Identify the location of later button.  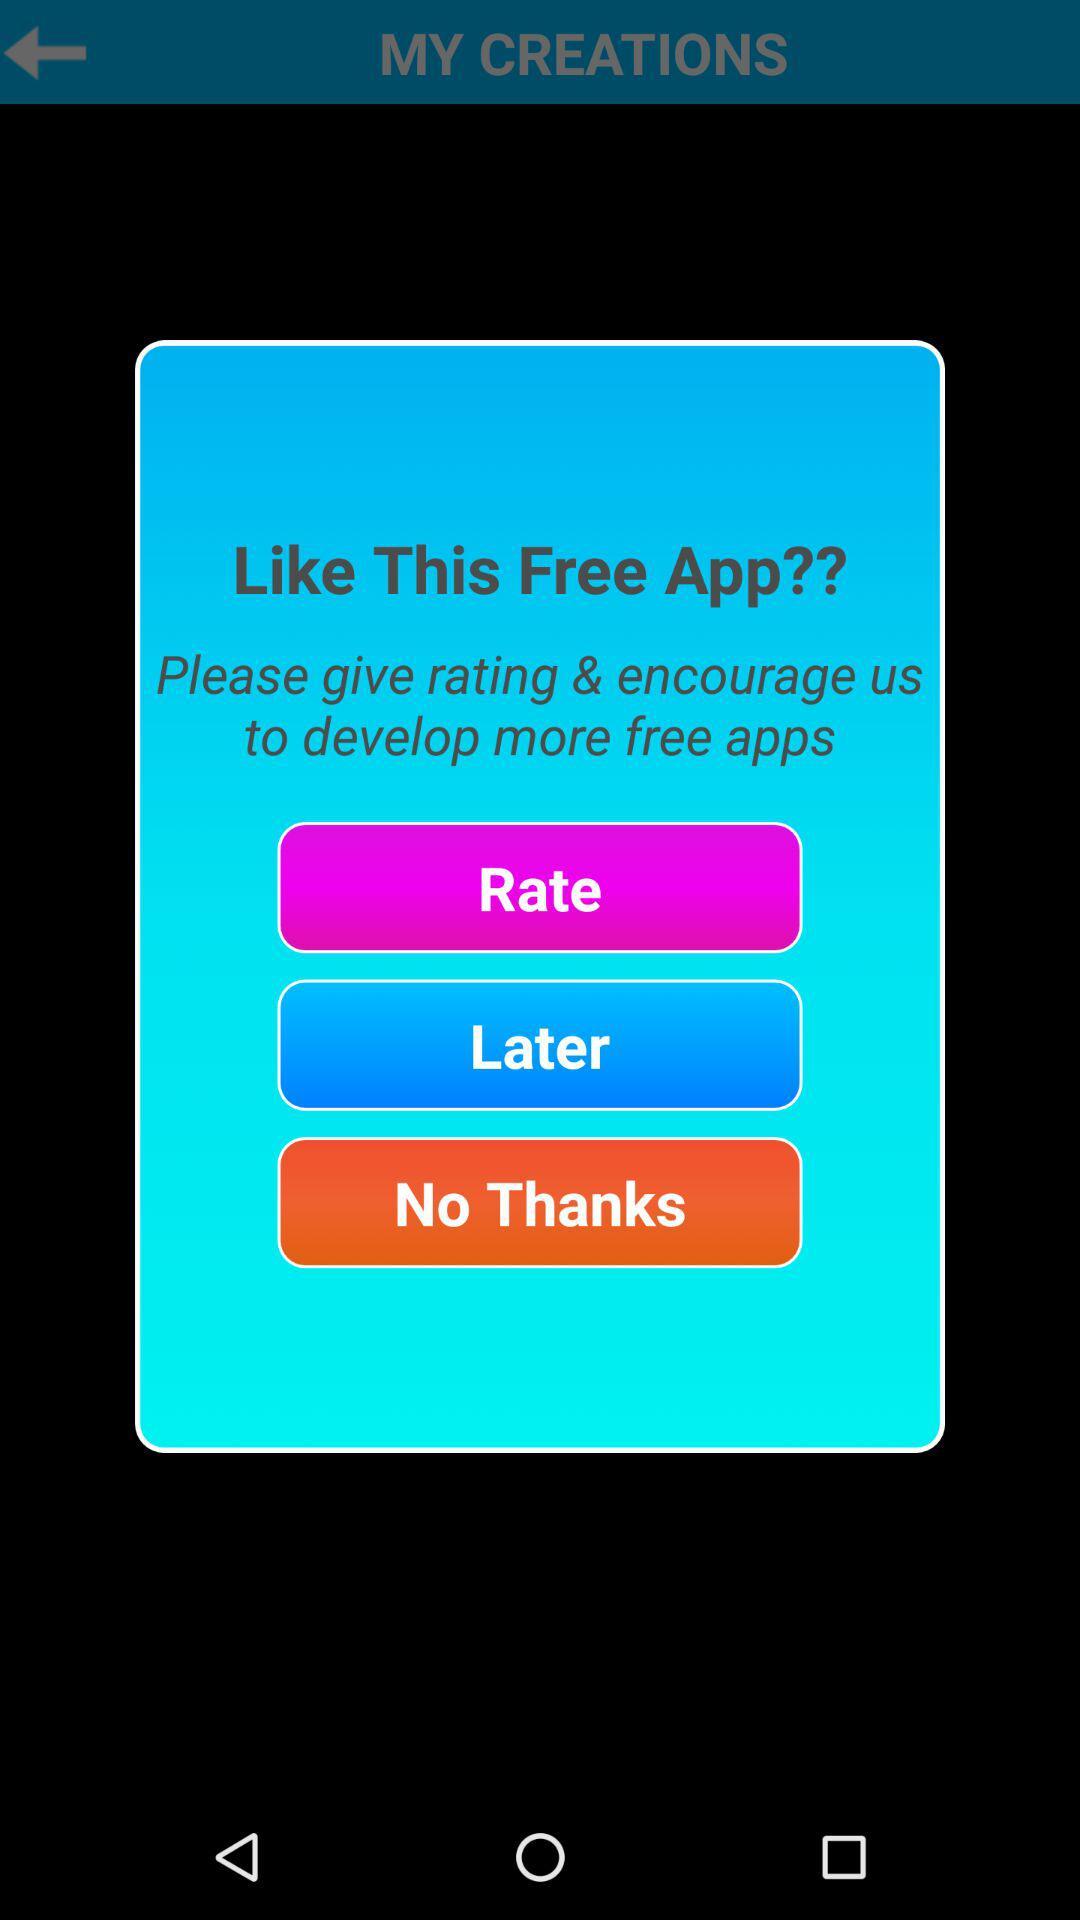
(540, 1044).